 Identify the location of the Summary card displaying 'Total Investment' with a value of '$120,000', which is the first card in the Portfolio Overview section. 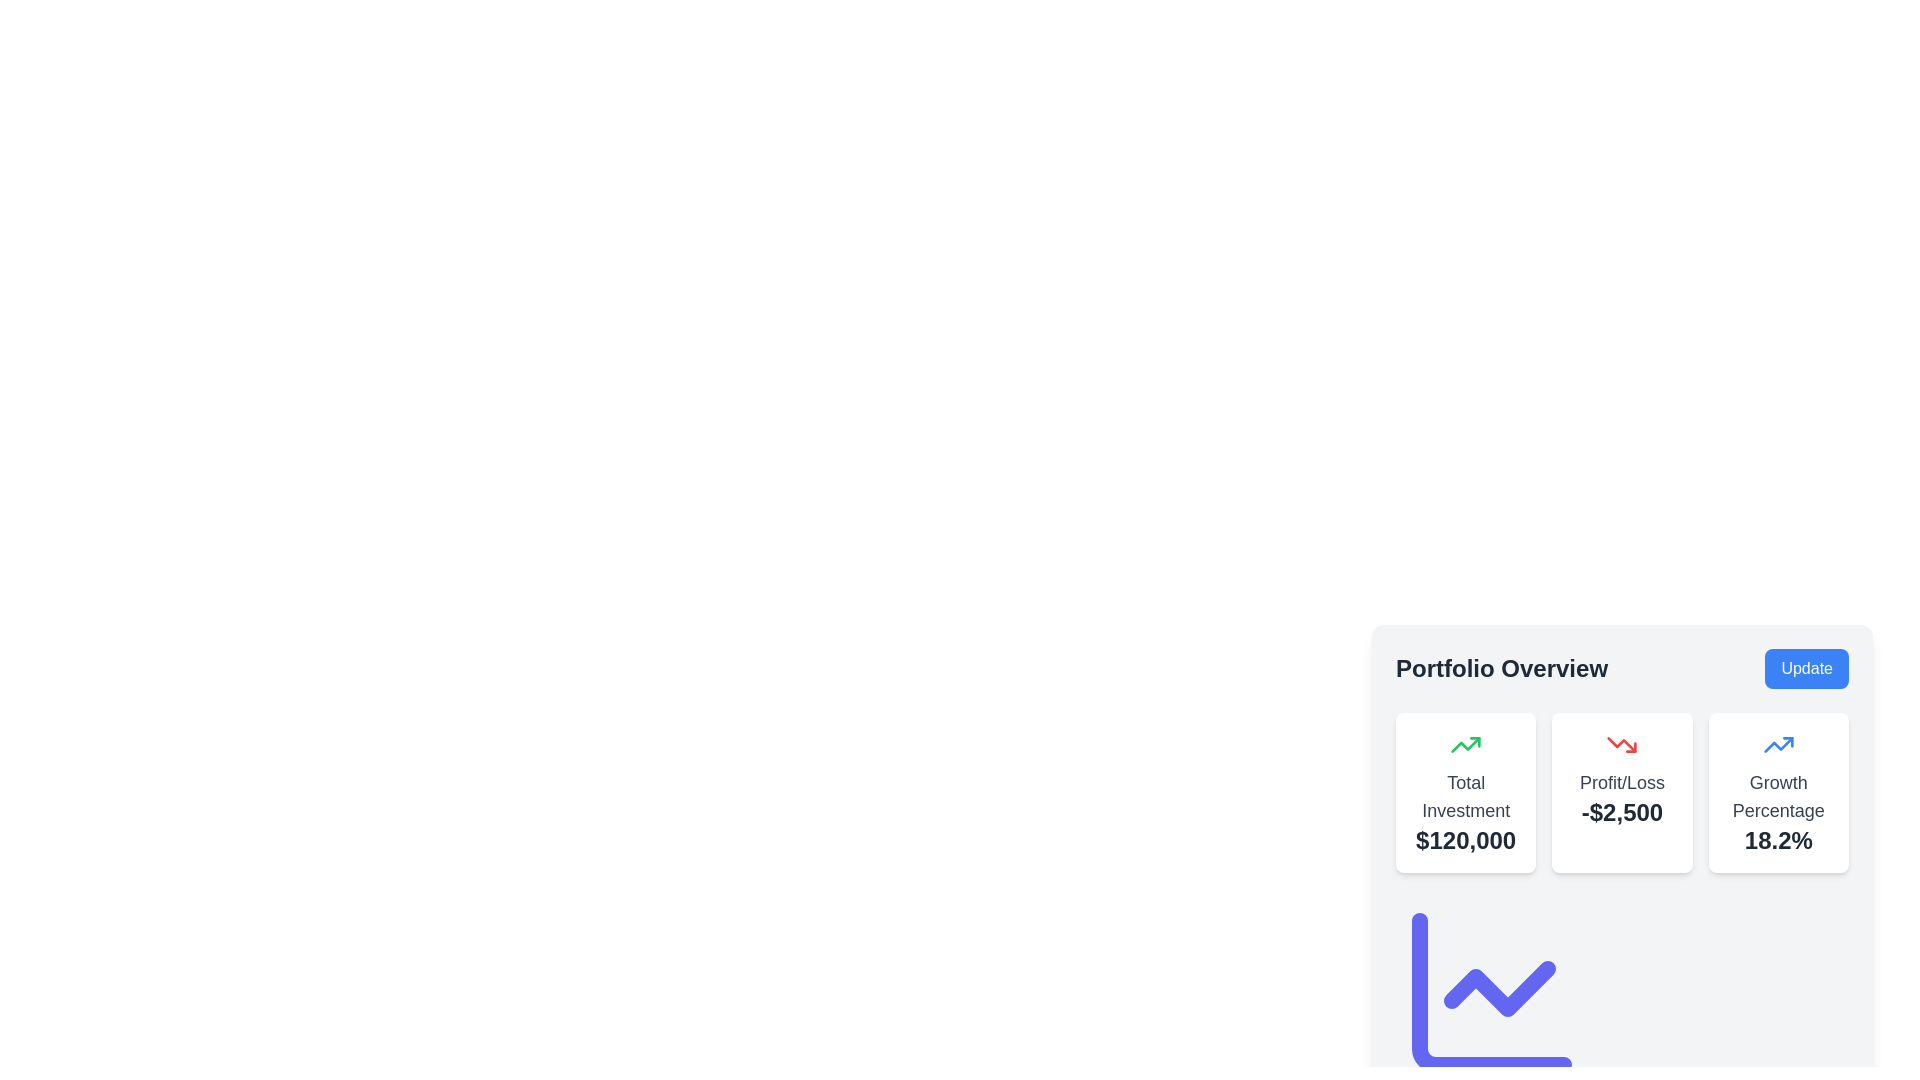
(1466, 792).